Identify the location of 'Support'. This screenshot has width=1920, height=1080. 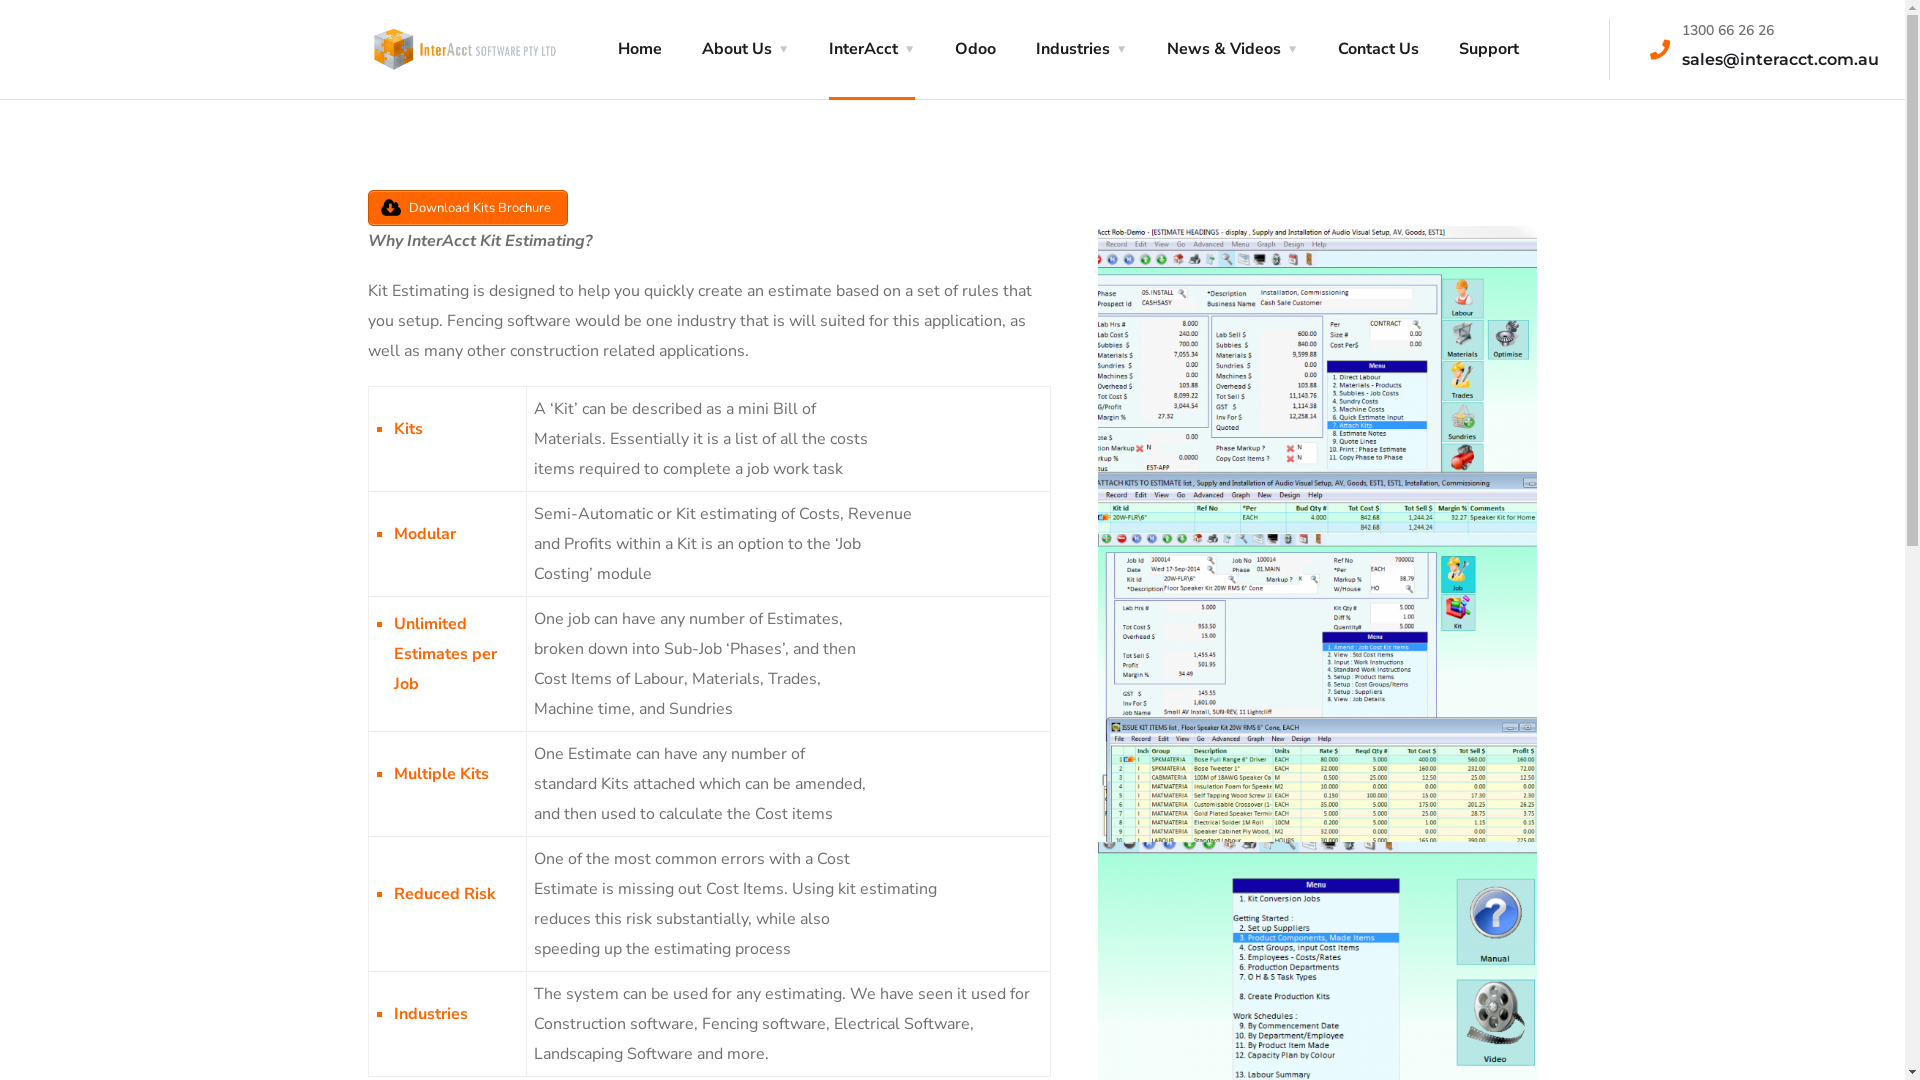
(1458, 48).